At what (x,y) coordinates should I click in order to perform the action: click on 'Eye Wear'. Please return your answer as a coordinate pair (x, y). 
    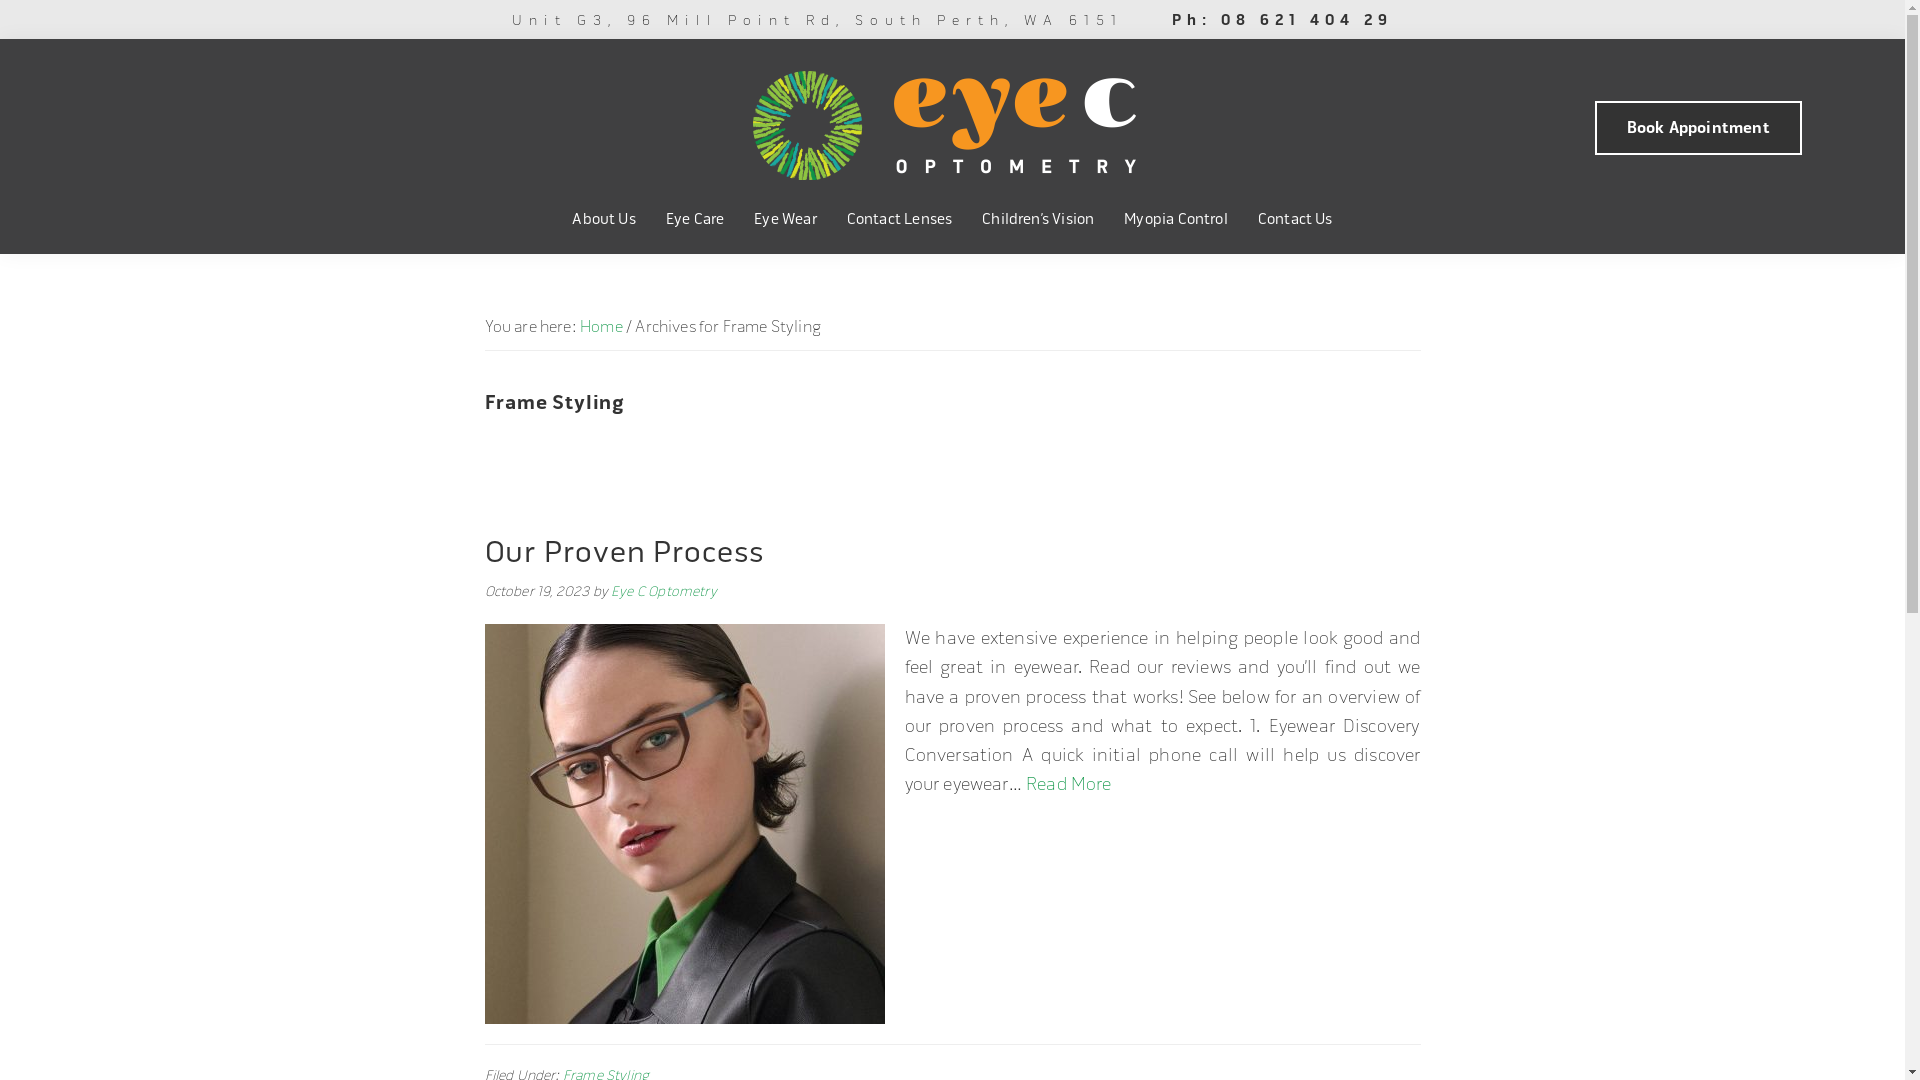
    Looking at the image, I should click on (784, 219).